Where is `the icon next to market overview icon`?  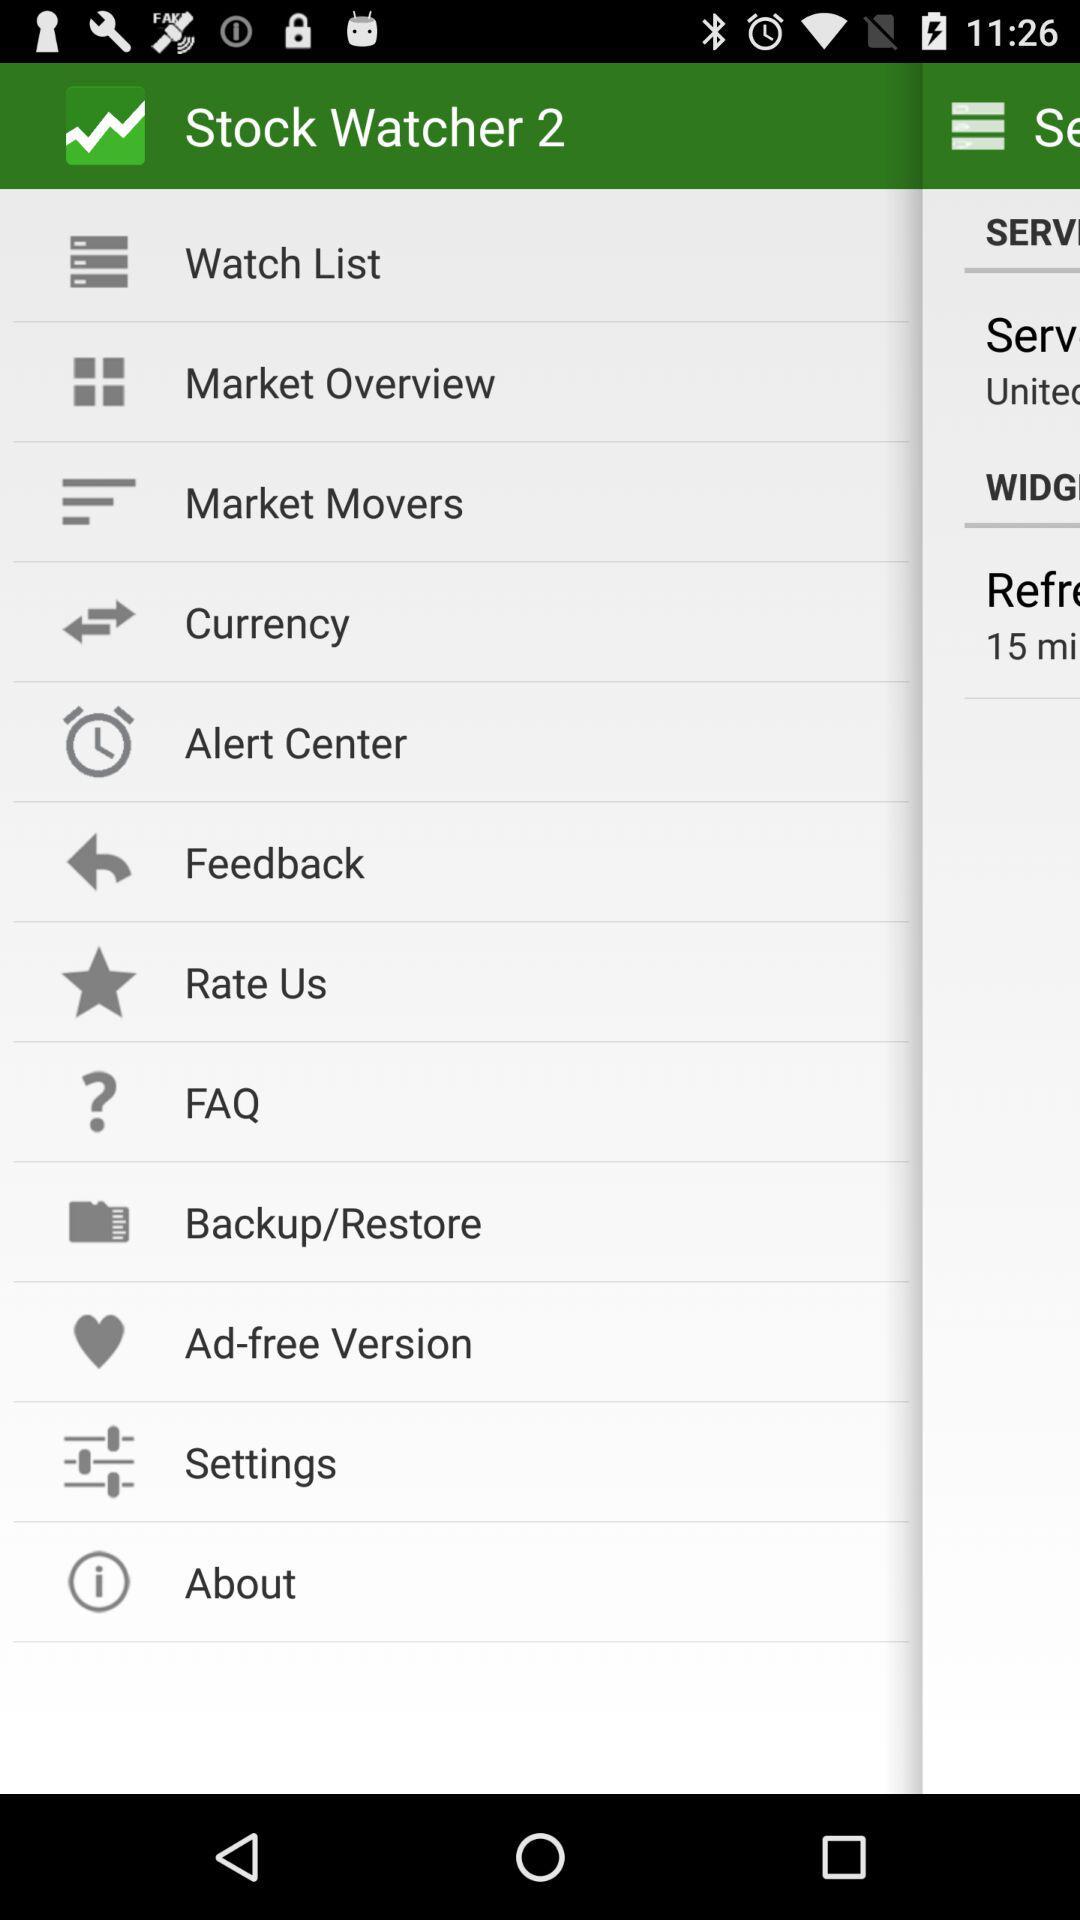 the icon next to market overview icon is located at coordinates (1022, 485).